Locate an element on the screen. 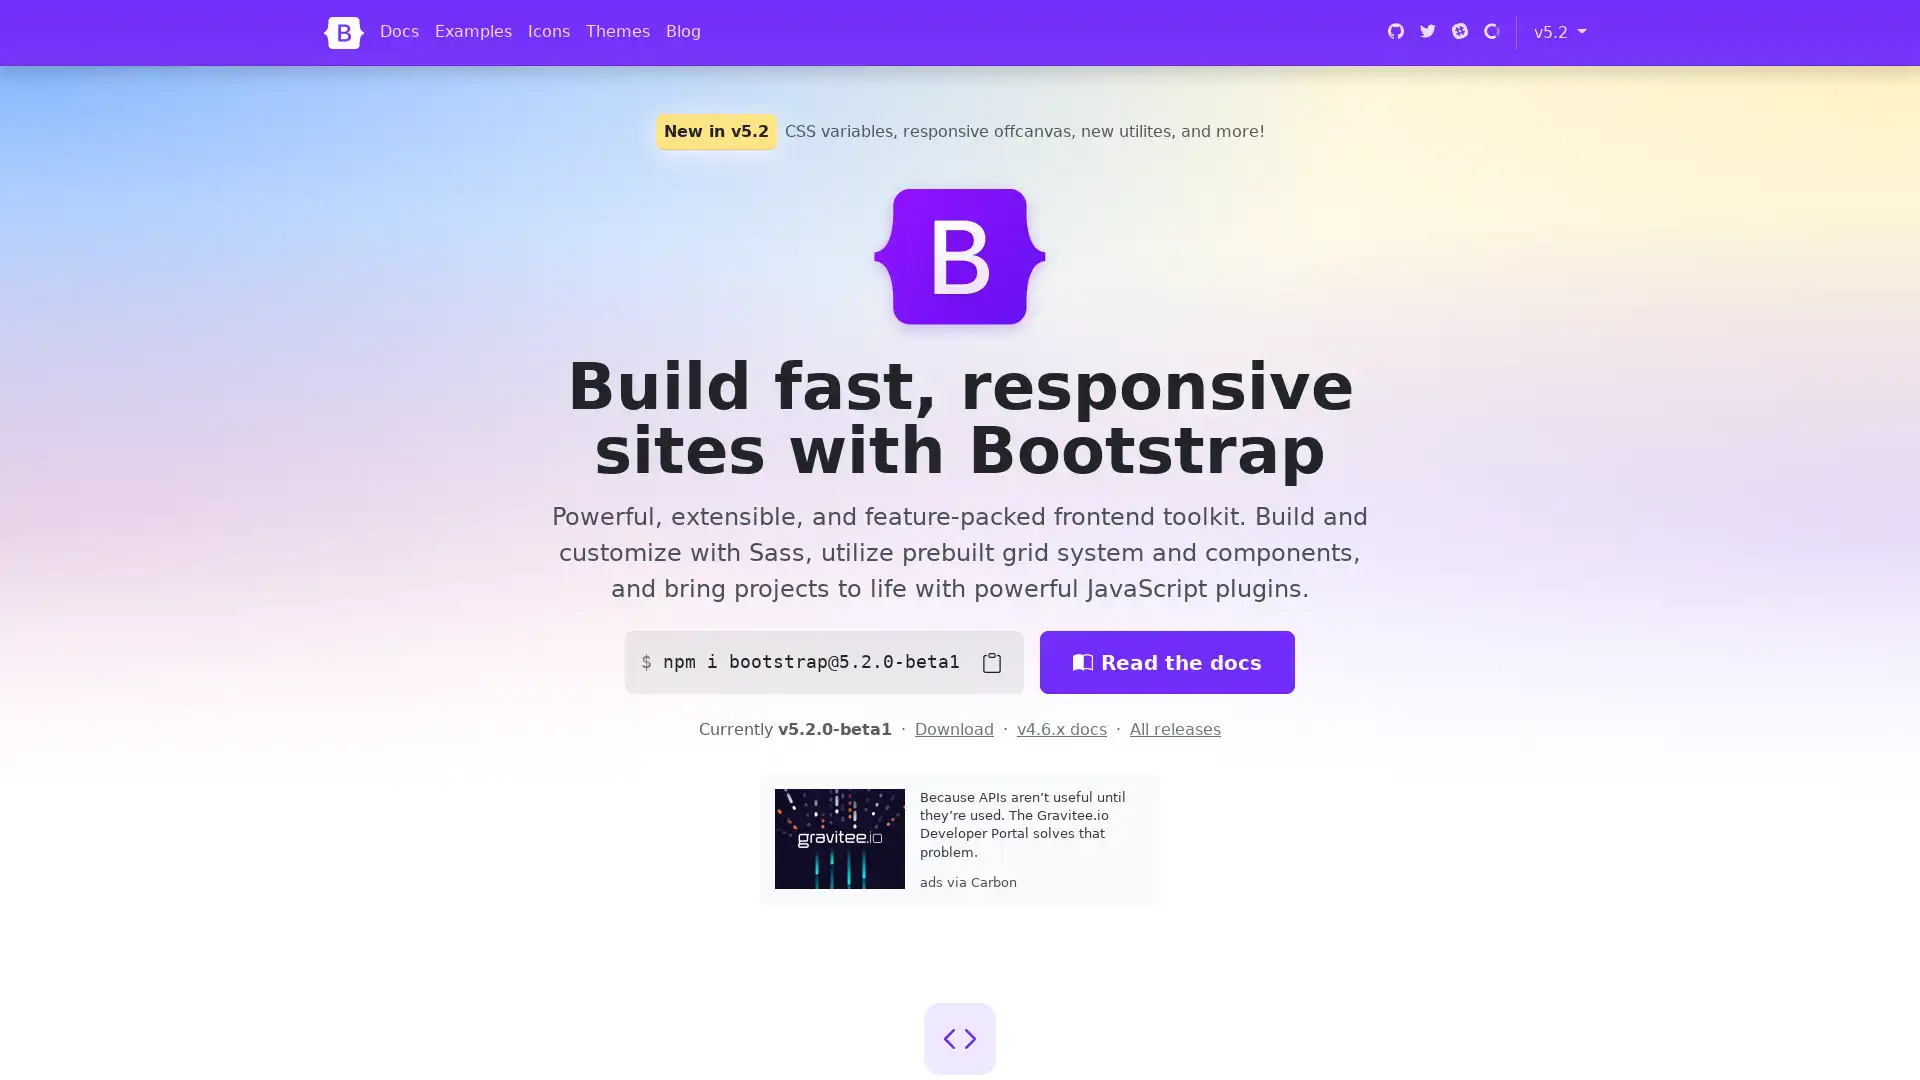  Copy is located at coordinates (992, 661).